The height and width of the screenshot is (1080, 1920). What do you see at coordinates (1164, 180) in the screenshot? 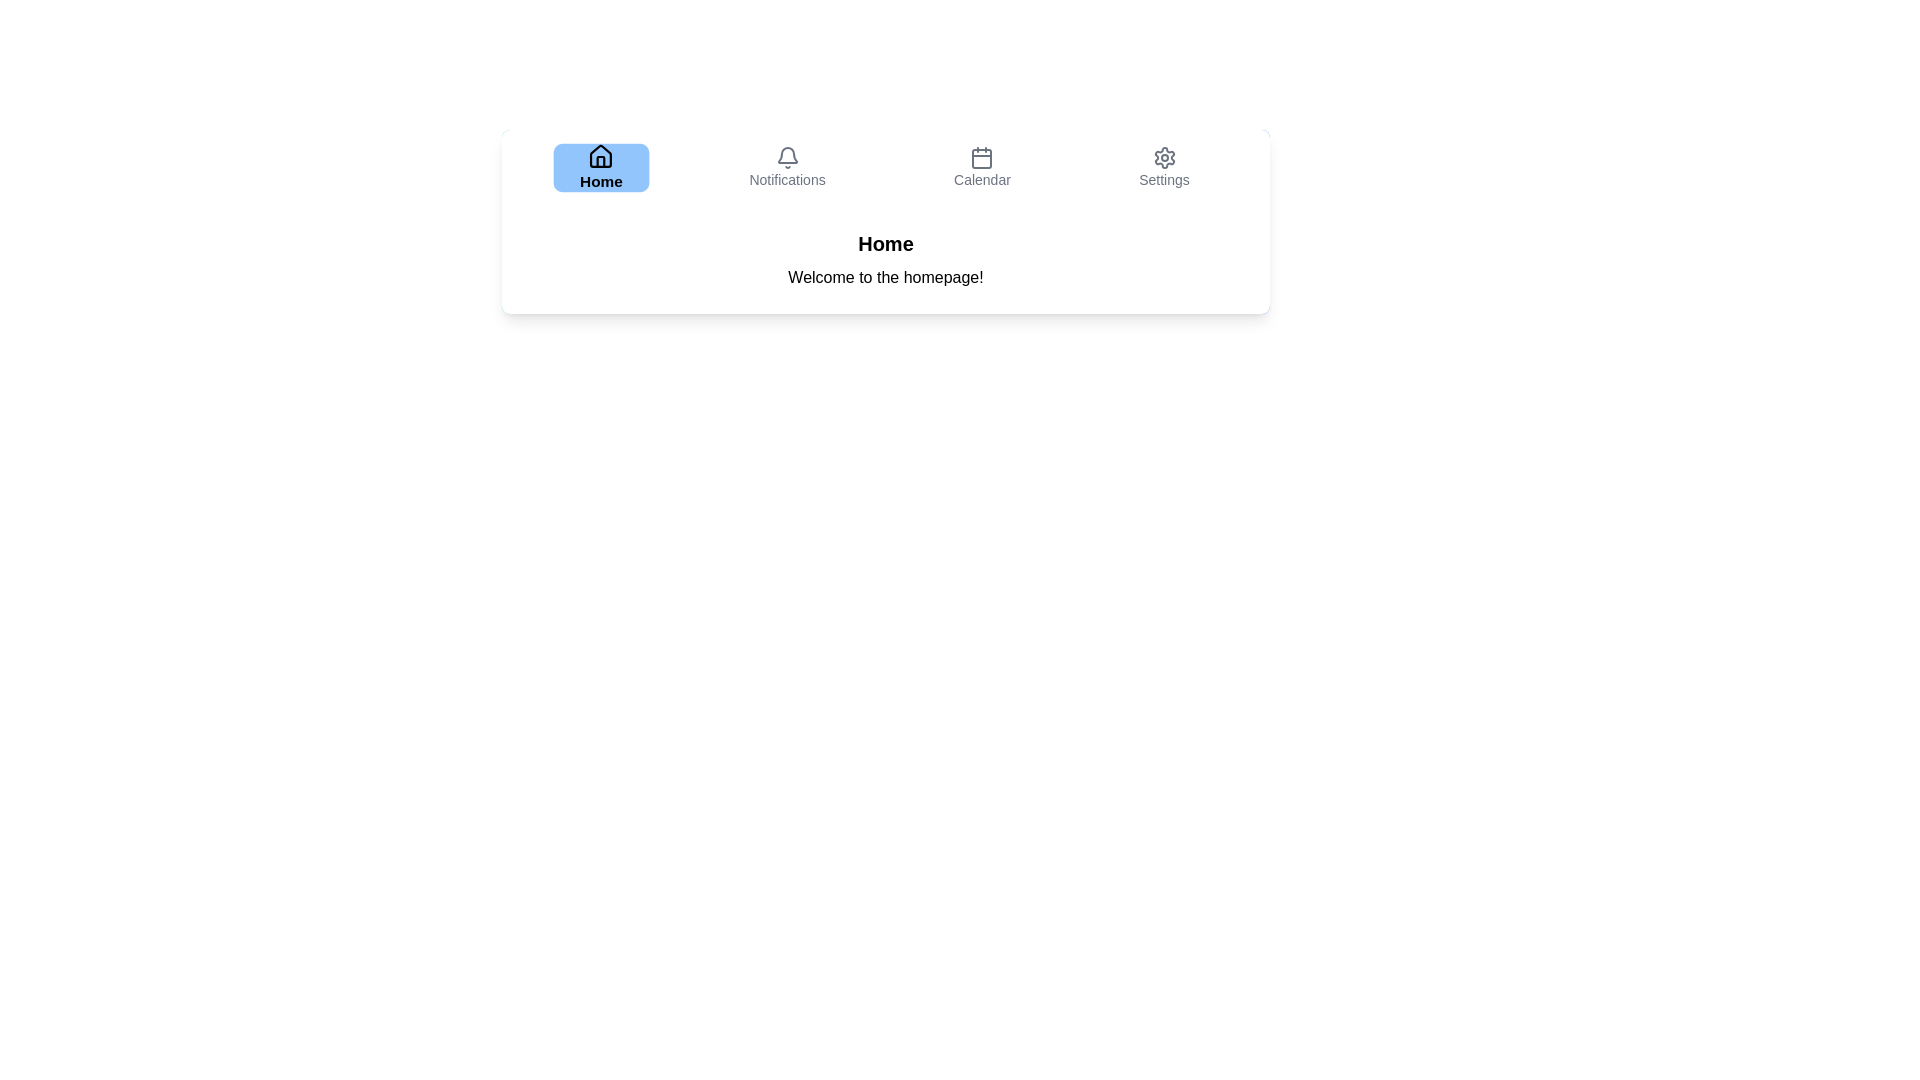
I see `the text label displaying 'Settings', which is located at the far right of the top navigation bar beneath a gear icon` at bounding box center [1164, 180].